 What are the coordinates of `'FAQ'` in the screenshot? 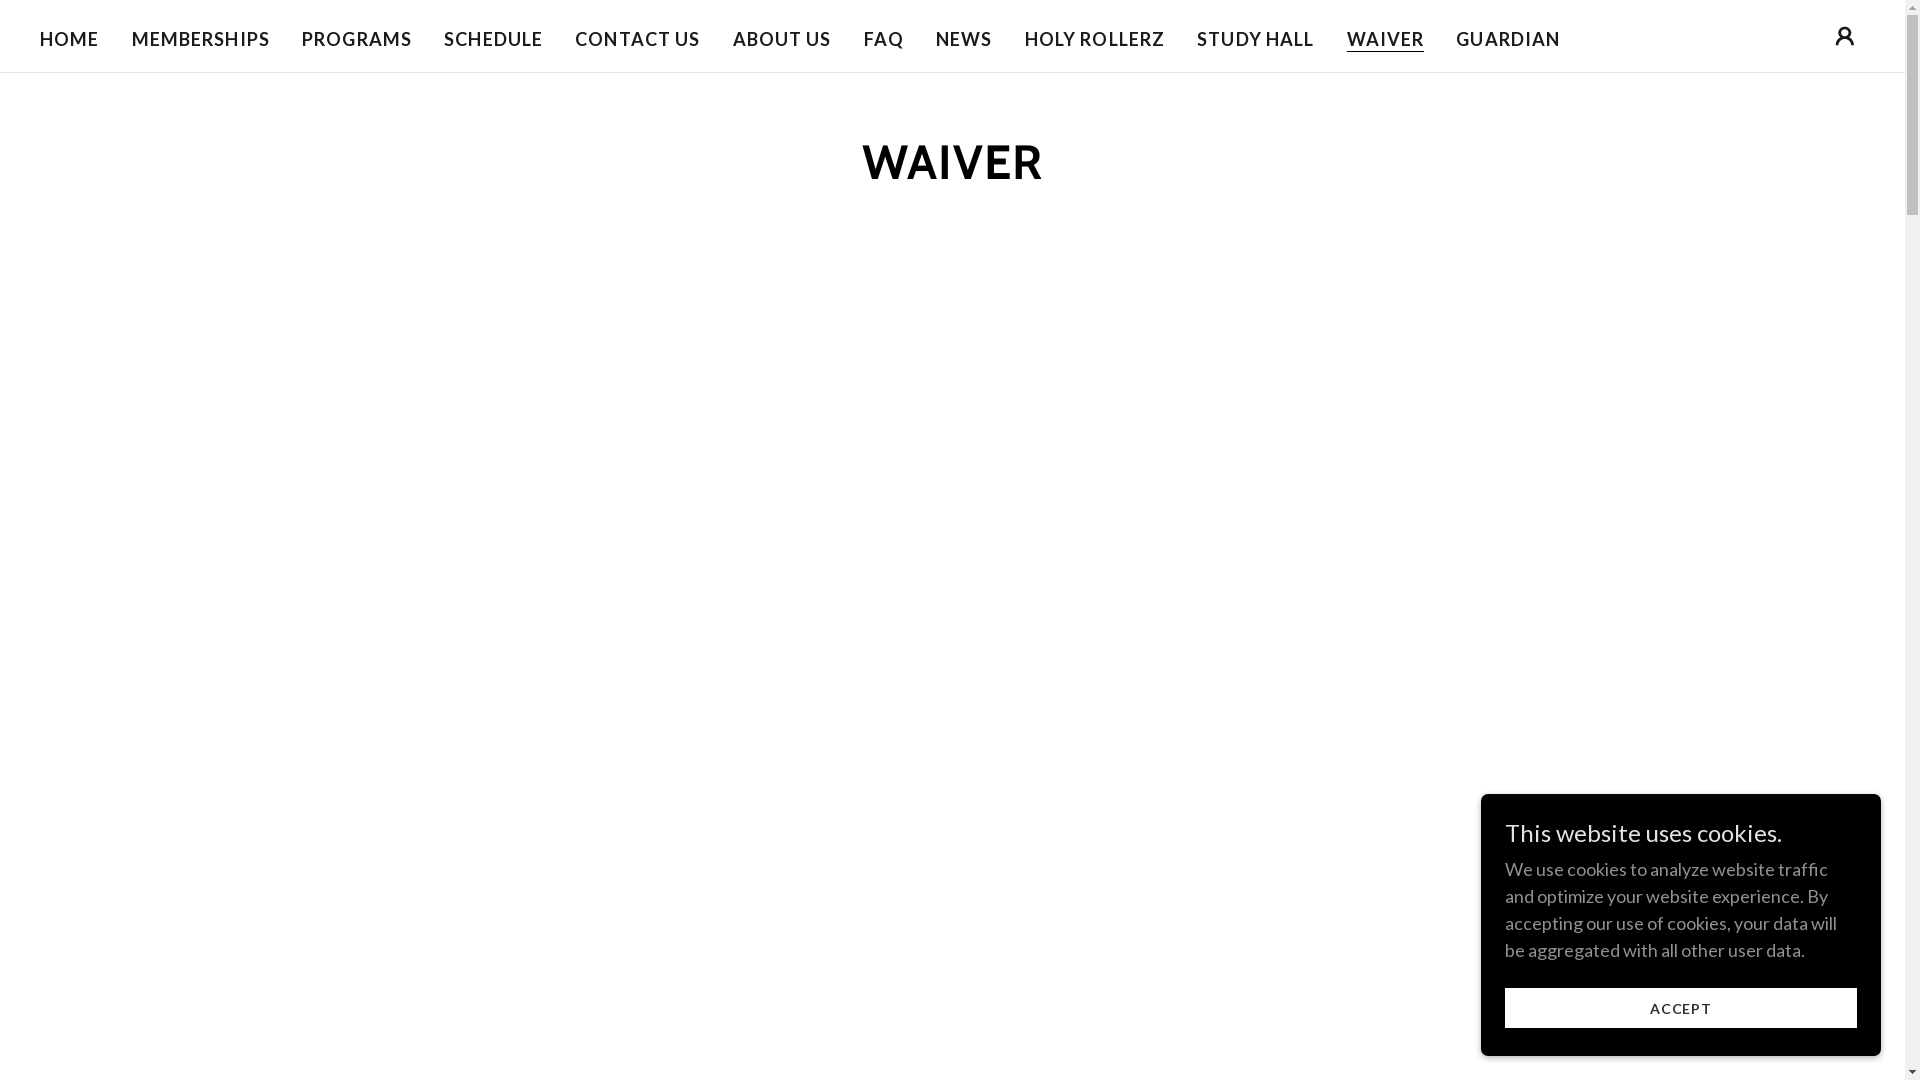 It's located at (882, 38).